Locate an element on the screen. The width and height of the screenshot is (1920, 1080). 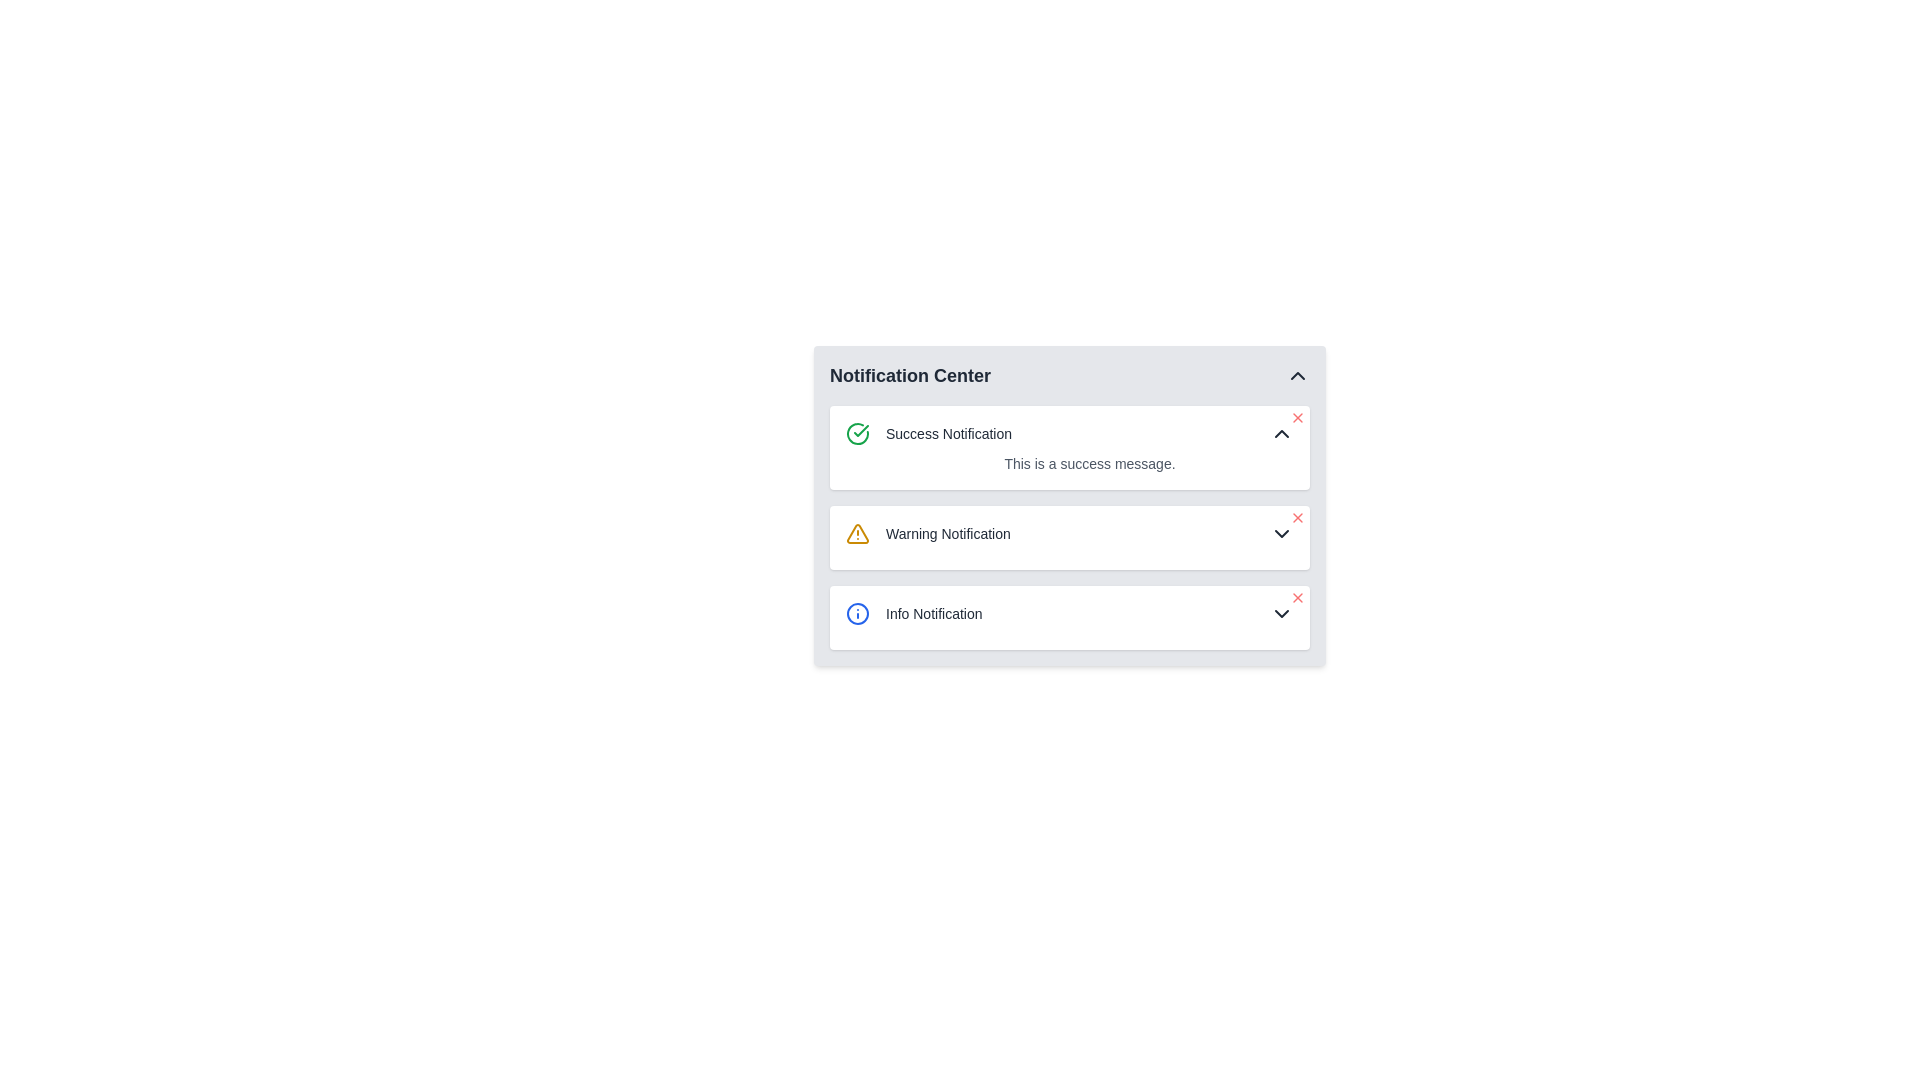
the triangular warning icon with a yellow outline, which is part of the warning notification component, located to the left of the 'Warning Notification' text is located at coordinates (858, 532).